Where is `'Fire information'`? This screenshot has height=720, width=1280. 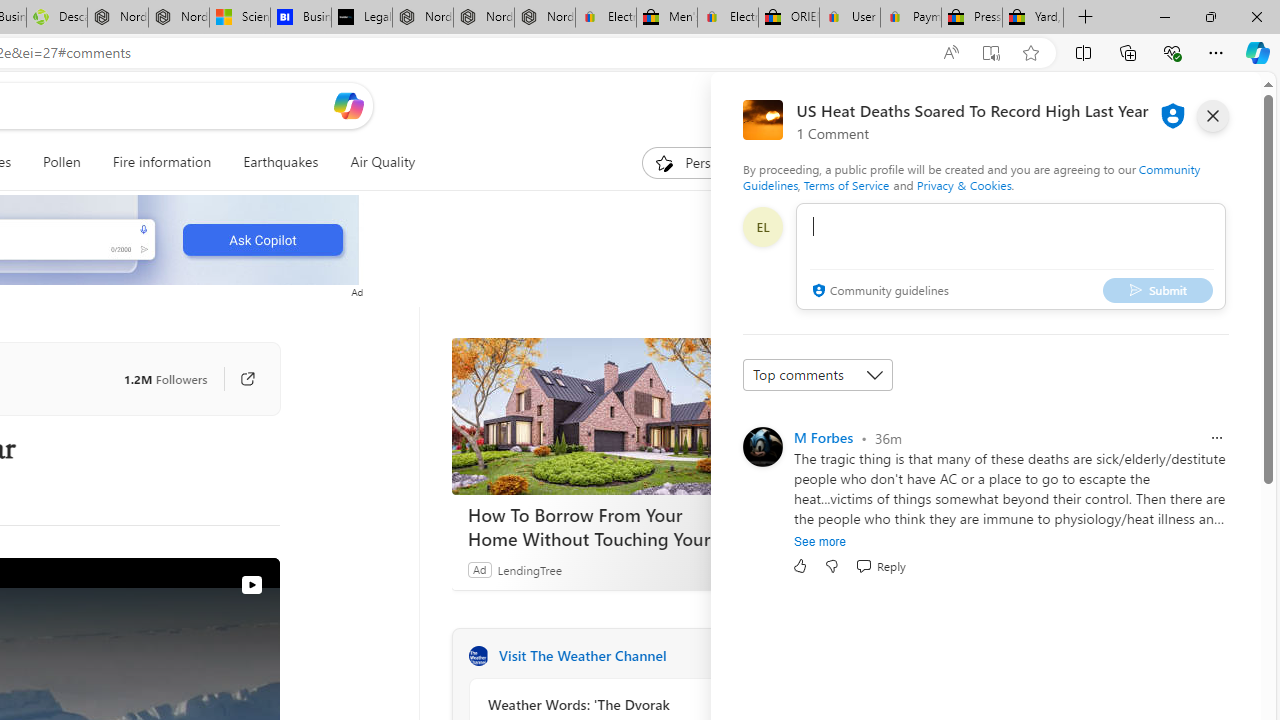
'Fire information' is located at coordinates (161, 162).